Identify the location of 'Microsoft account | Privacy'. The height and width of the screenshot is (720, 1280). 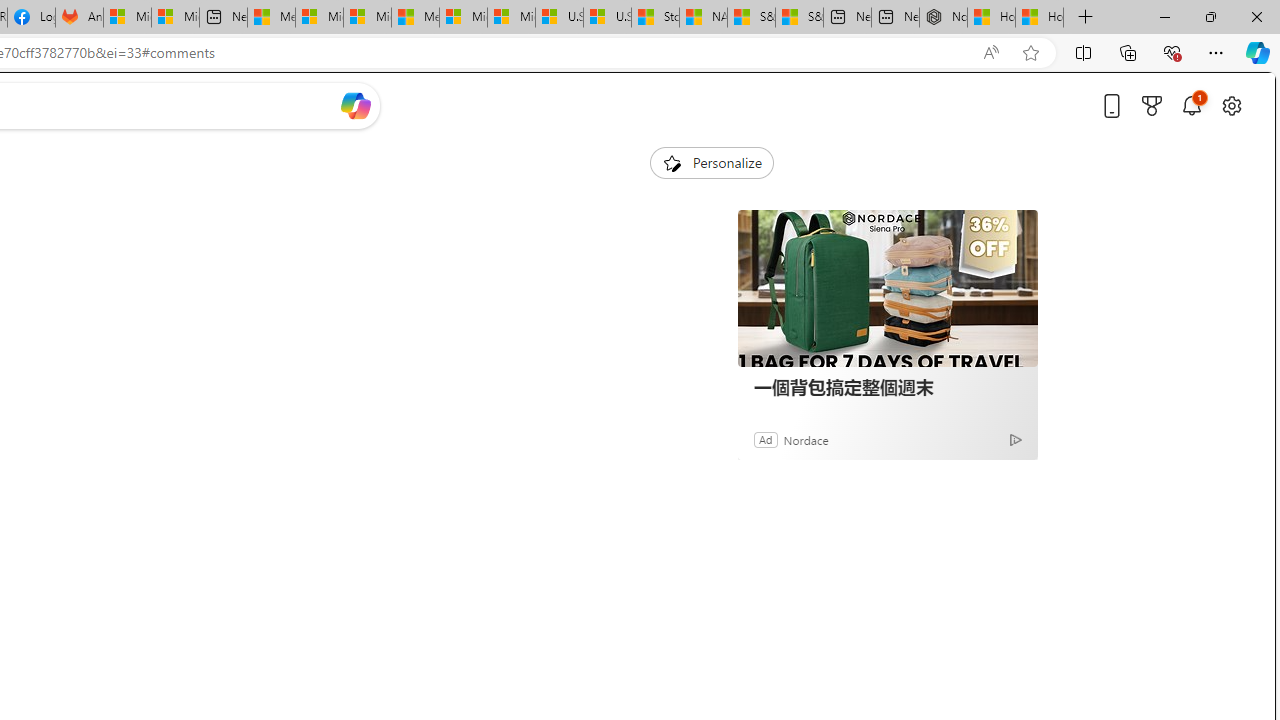
(318, 17).